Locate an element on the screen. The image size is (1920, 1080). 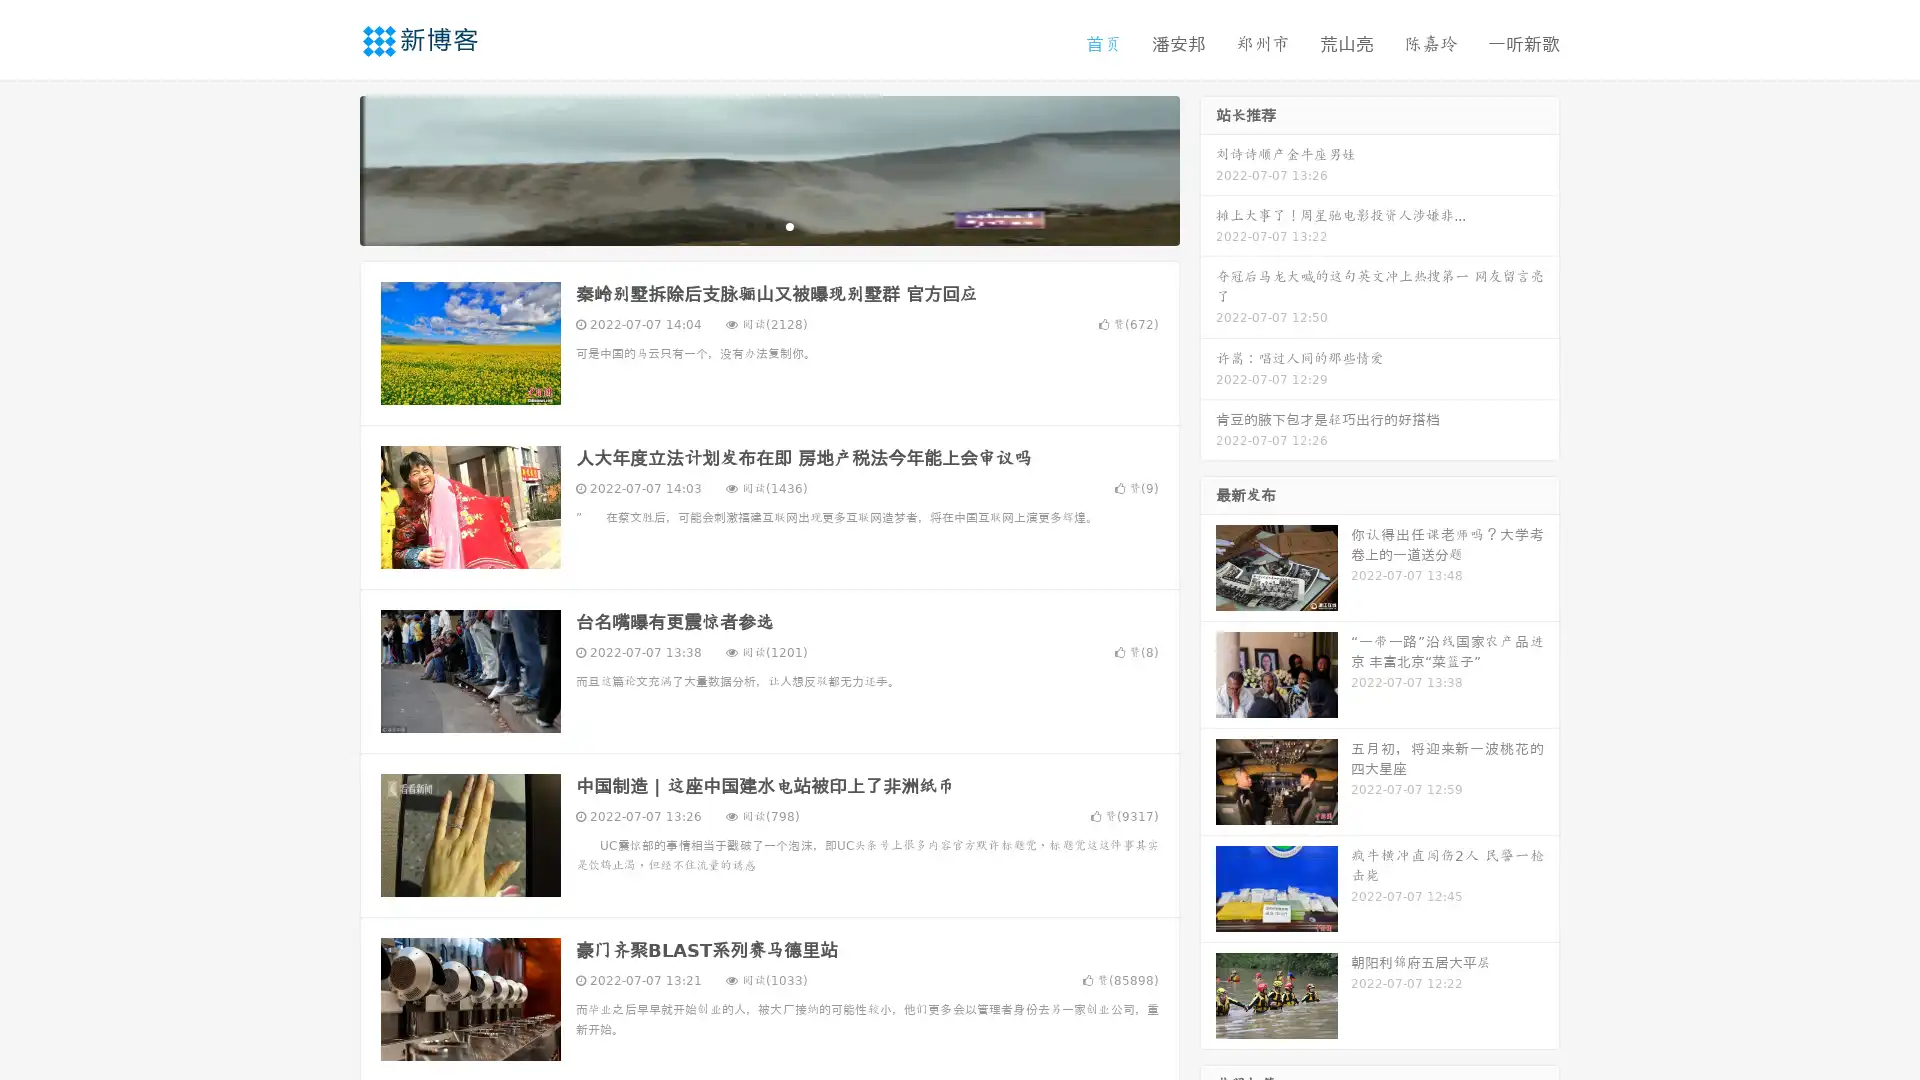
Previous slide is located at coordinates (330, 168).